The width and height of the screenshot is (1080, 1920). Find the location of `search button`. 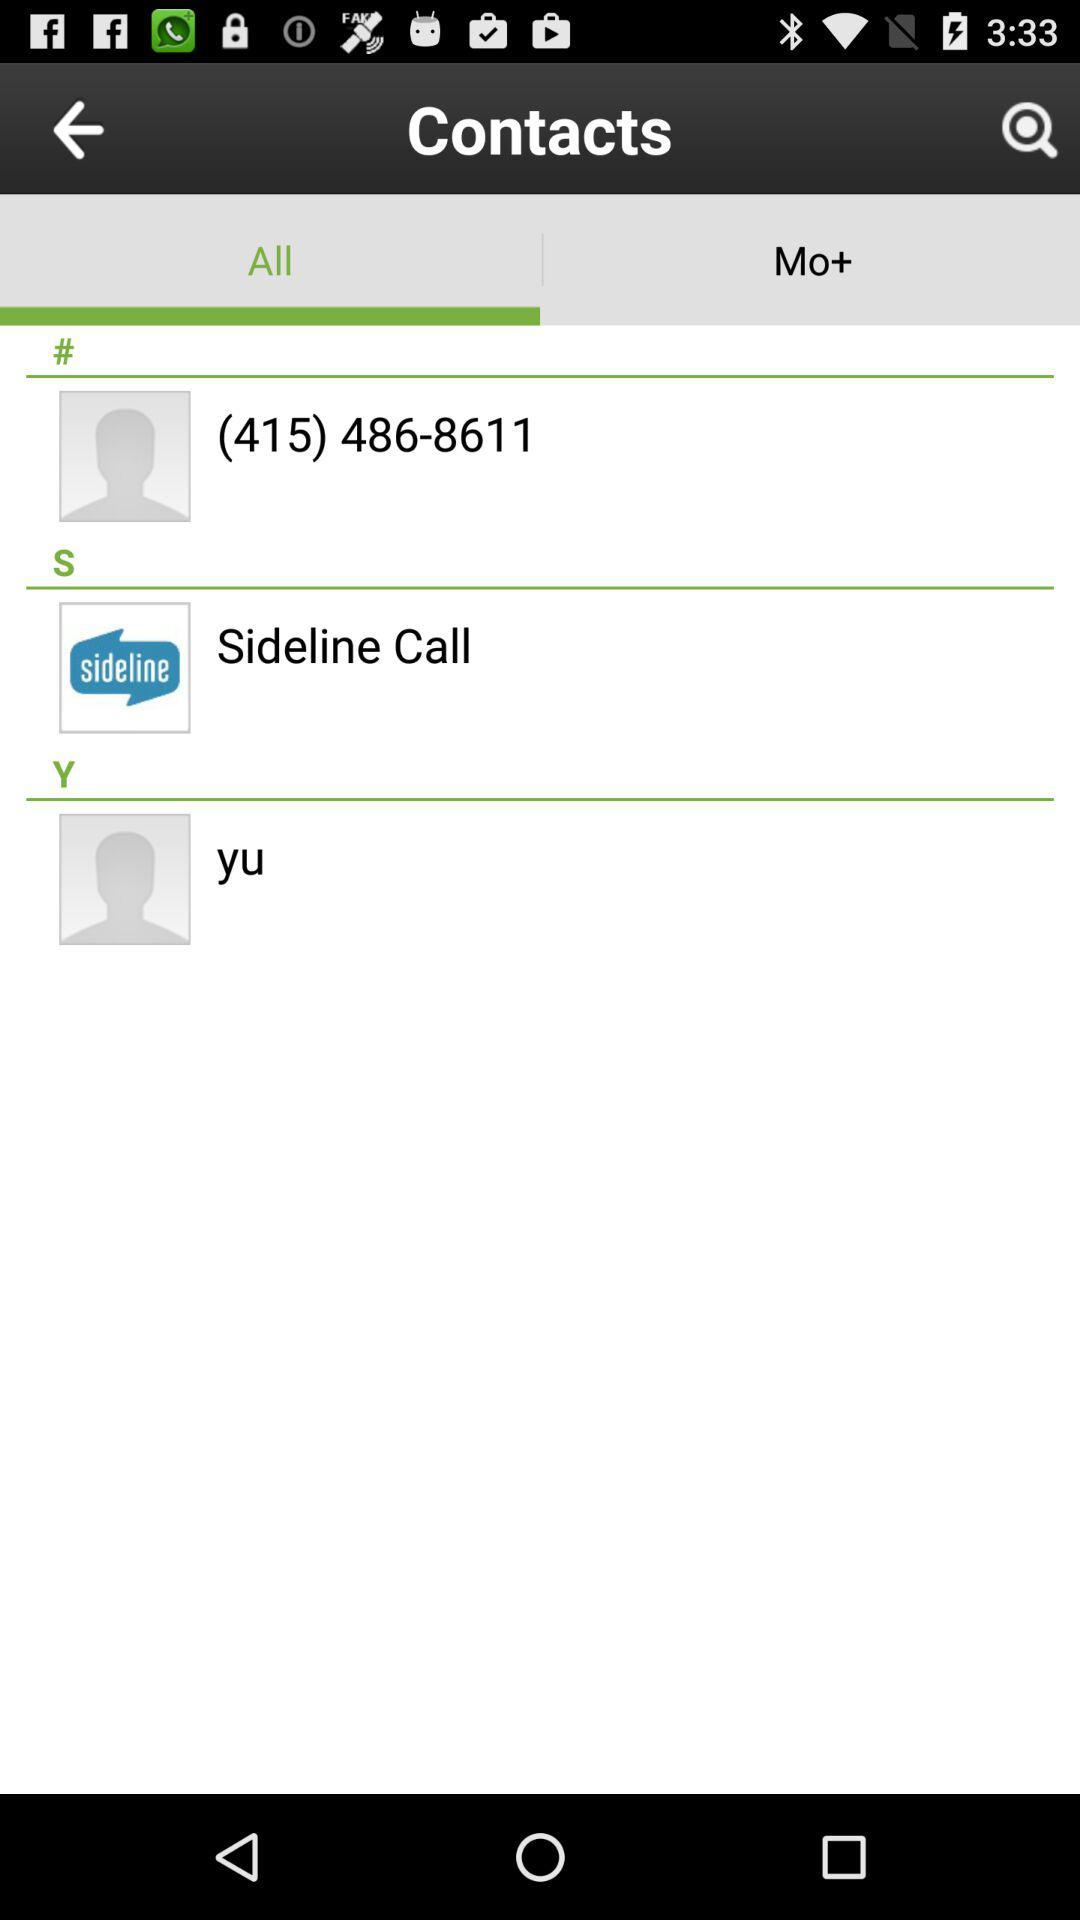

search button is located at coordinates (1028, 127).